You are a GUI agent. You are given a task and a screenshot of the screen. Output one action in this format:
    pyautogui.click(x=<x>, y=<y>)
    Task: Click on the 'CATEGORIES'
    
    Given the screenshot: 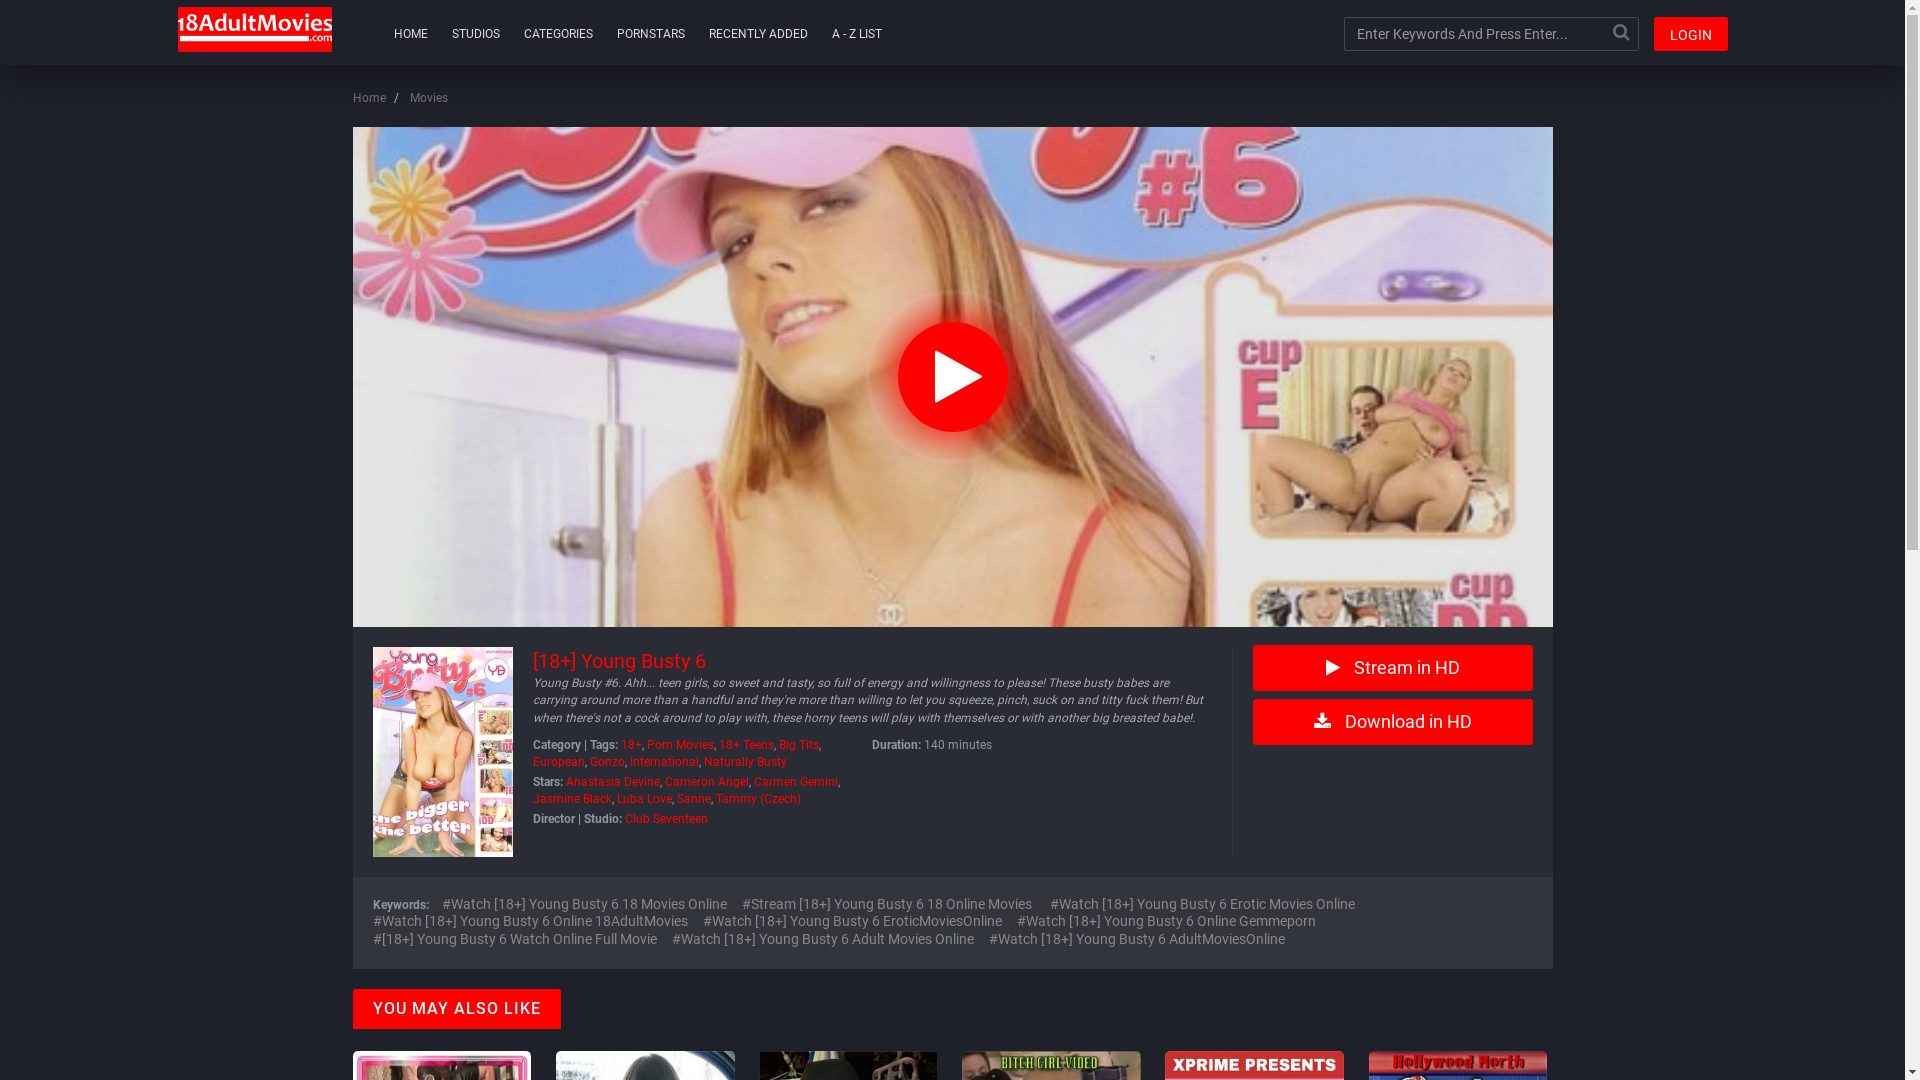 What is the action you would take?
    pyautogui.click(x=557, y=34)
    